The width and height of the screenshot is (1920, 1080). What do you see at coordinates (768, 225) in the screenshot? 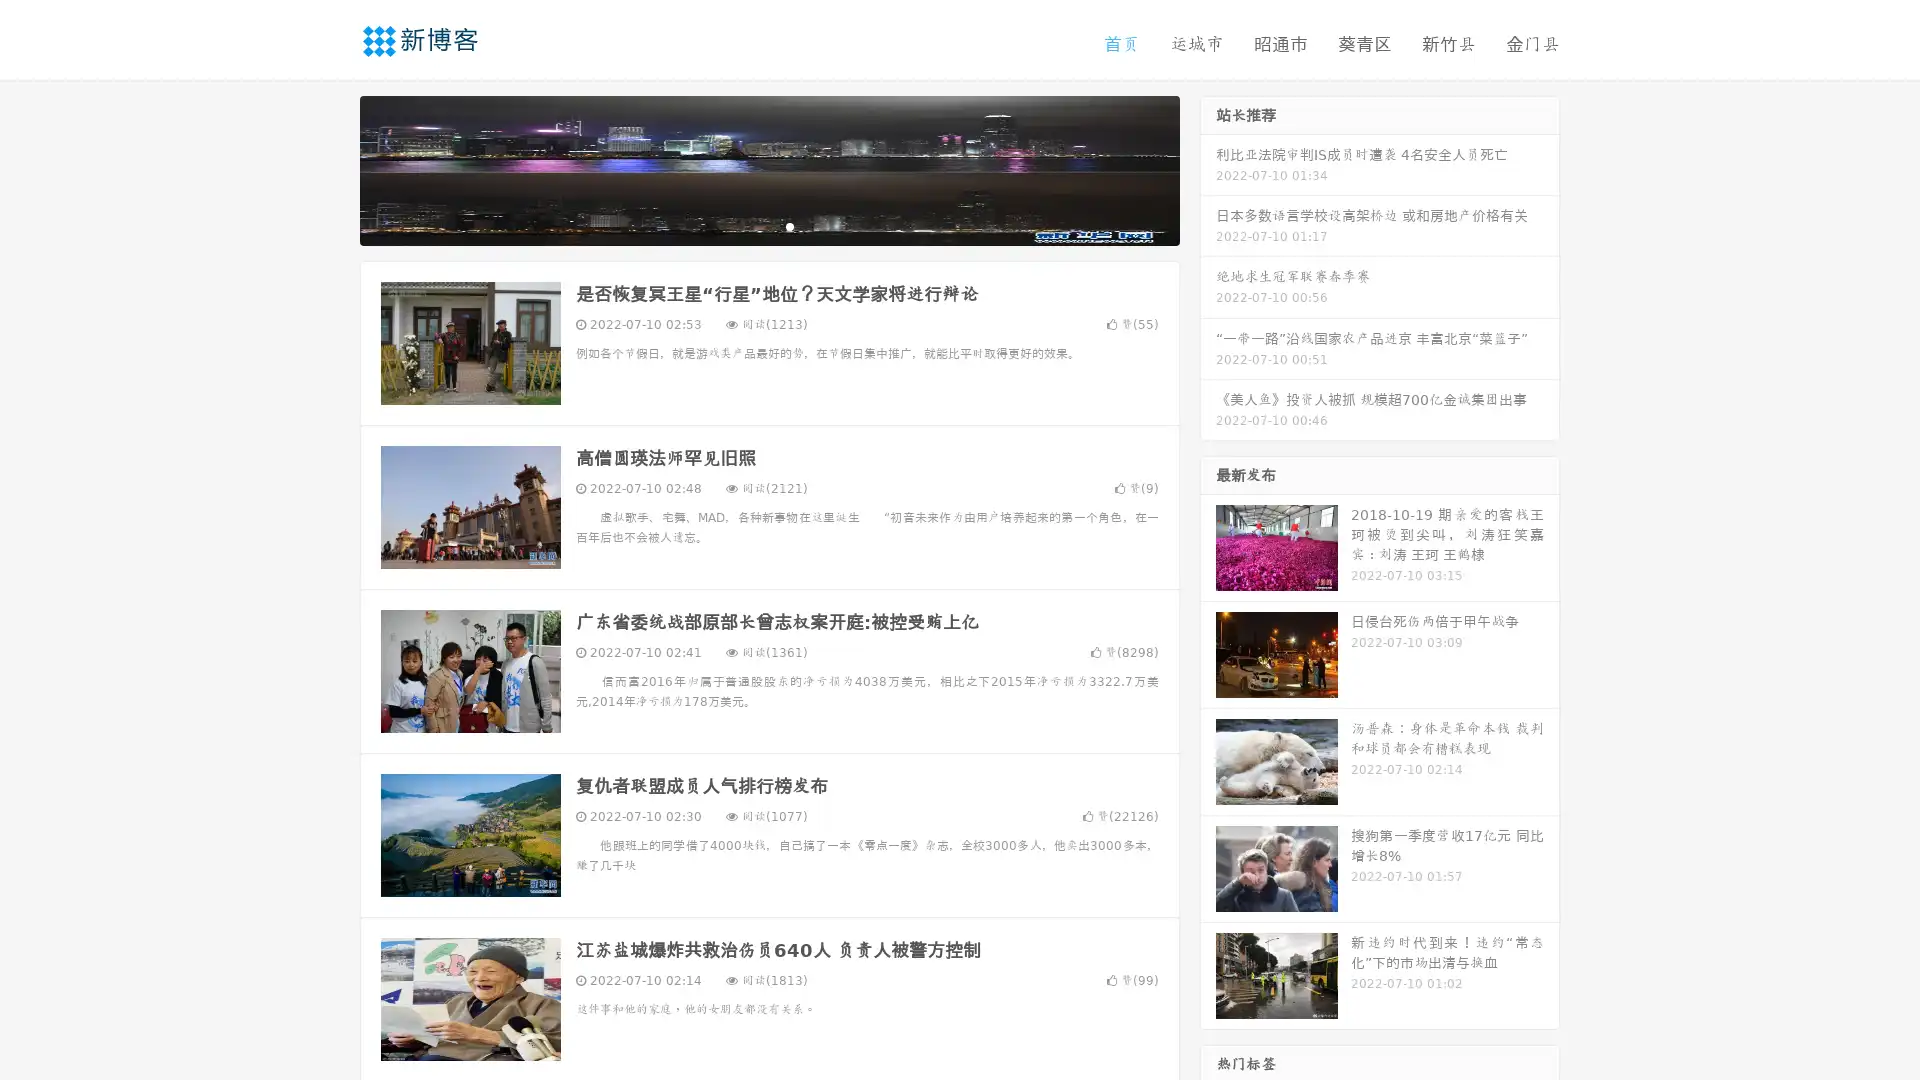
I see `Go to slide 2` at bounding box center [768, 225].